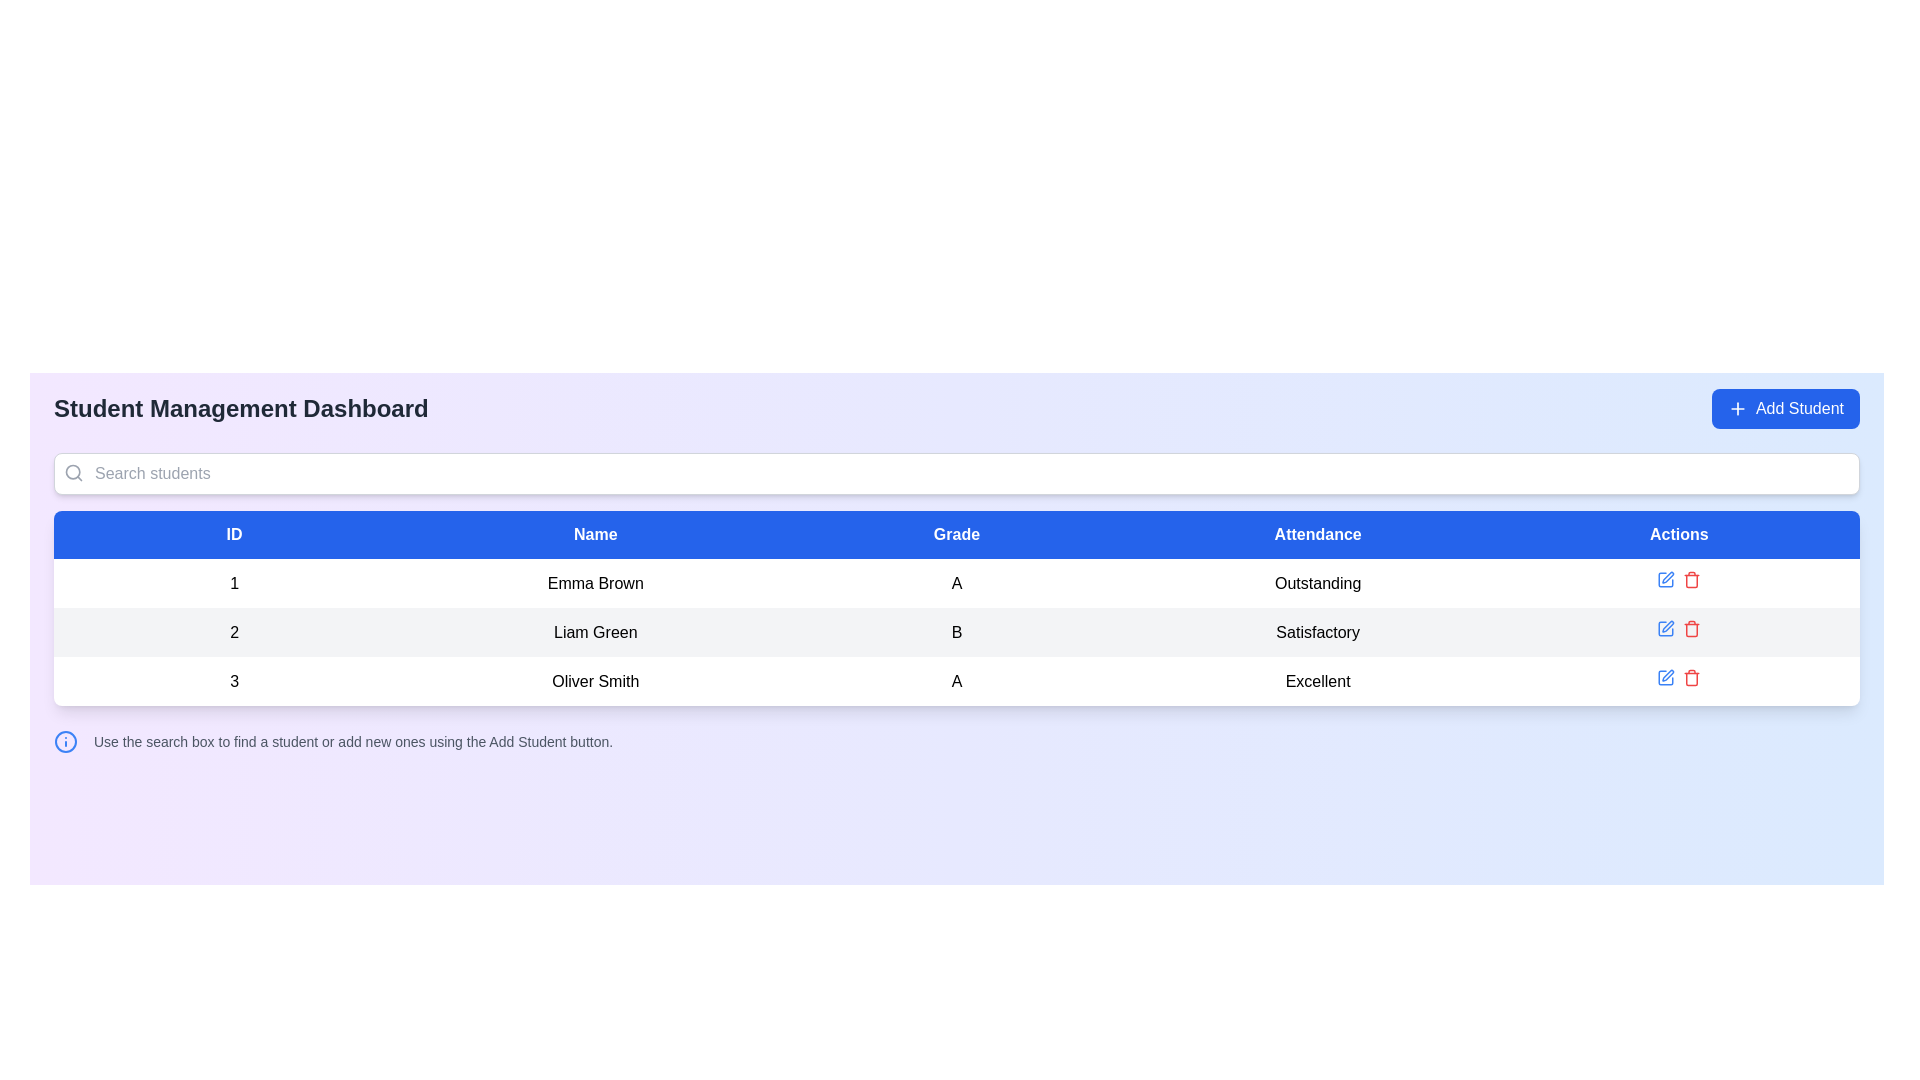 This screenshot has width=1920, height=1080. Describe the element at coordinates (1668, 624) in the screenshot. I see `the SVG edit icon located in the second row of the 'Actions' column` at that location.